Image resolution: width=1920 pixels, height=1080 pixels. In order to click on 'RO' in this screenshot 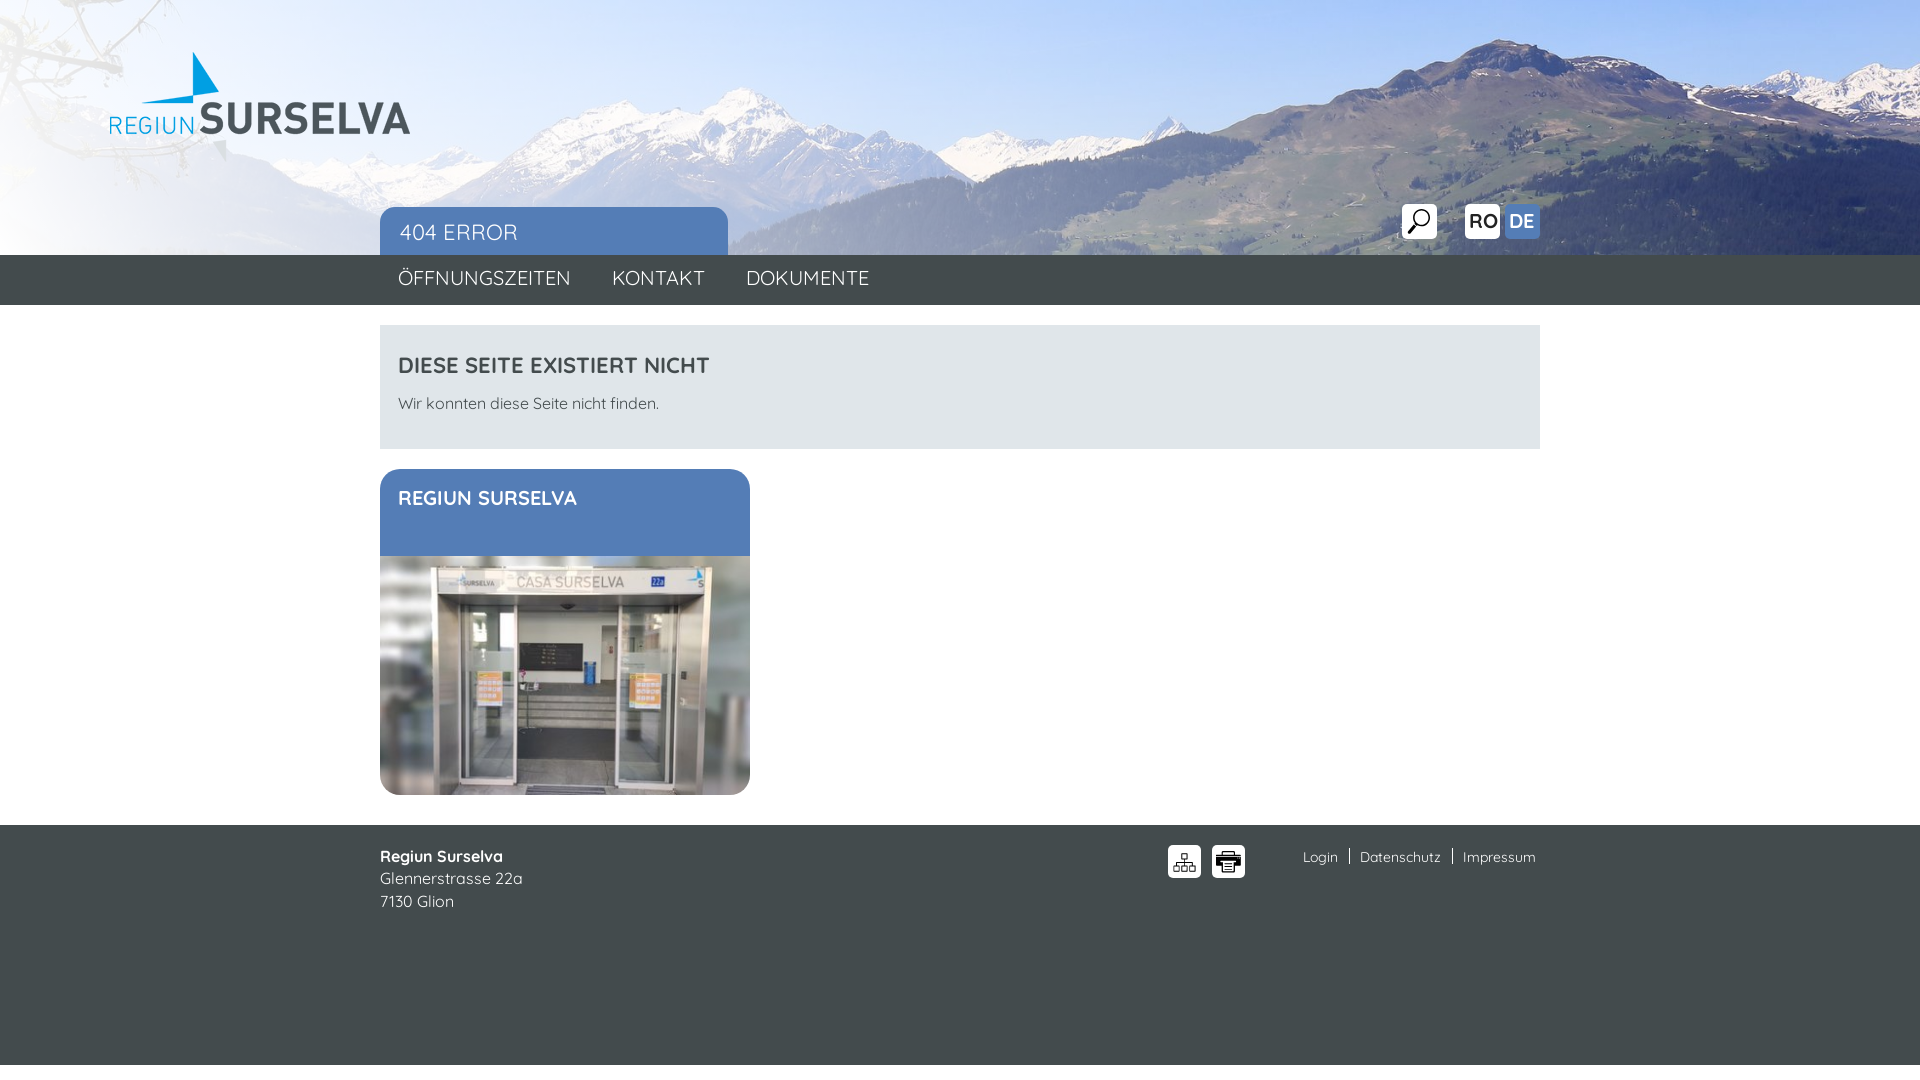, I will do `click(1483, 220)`.